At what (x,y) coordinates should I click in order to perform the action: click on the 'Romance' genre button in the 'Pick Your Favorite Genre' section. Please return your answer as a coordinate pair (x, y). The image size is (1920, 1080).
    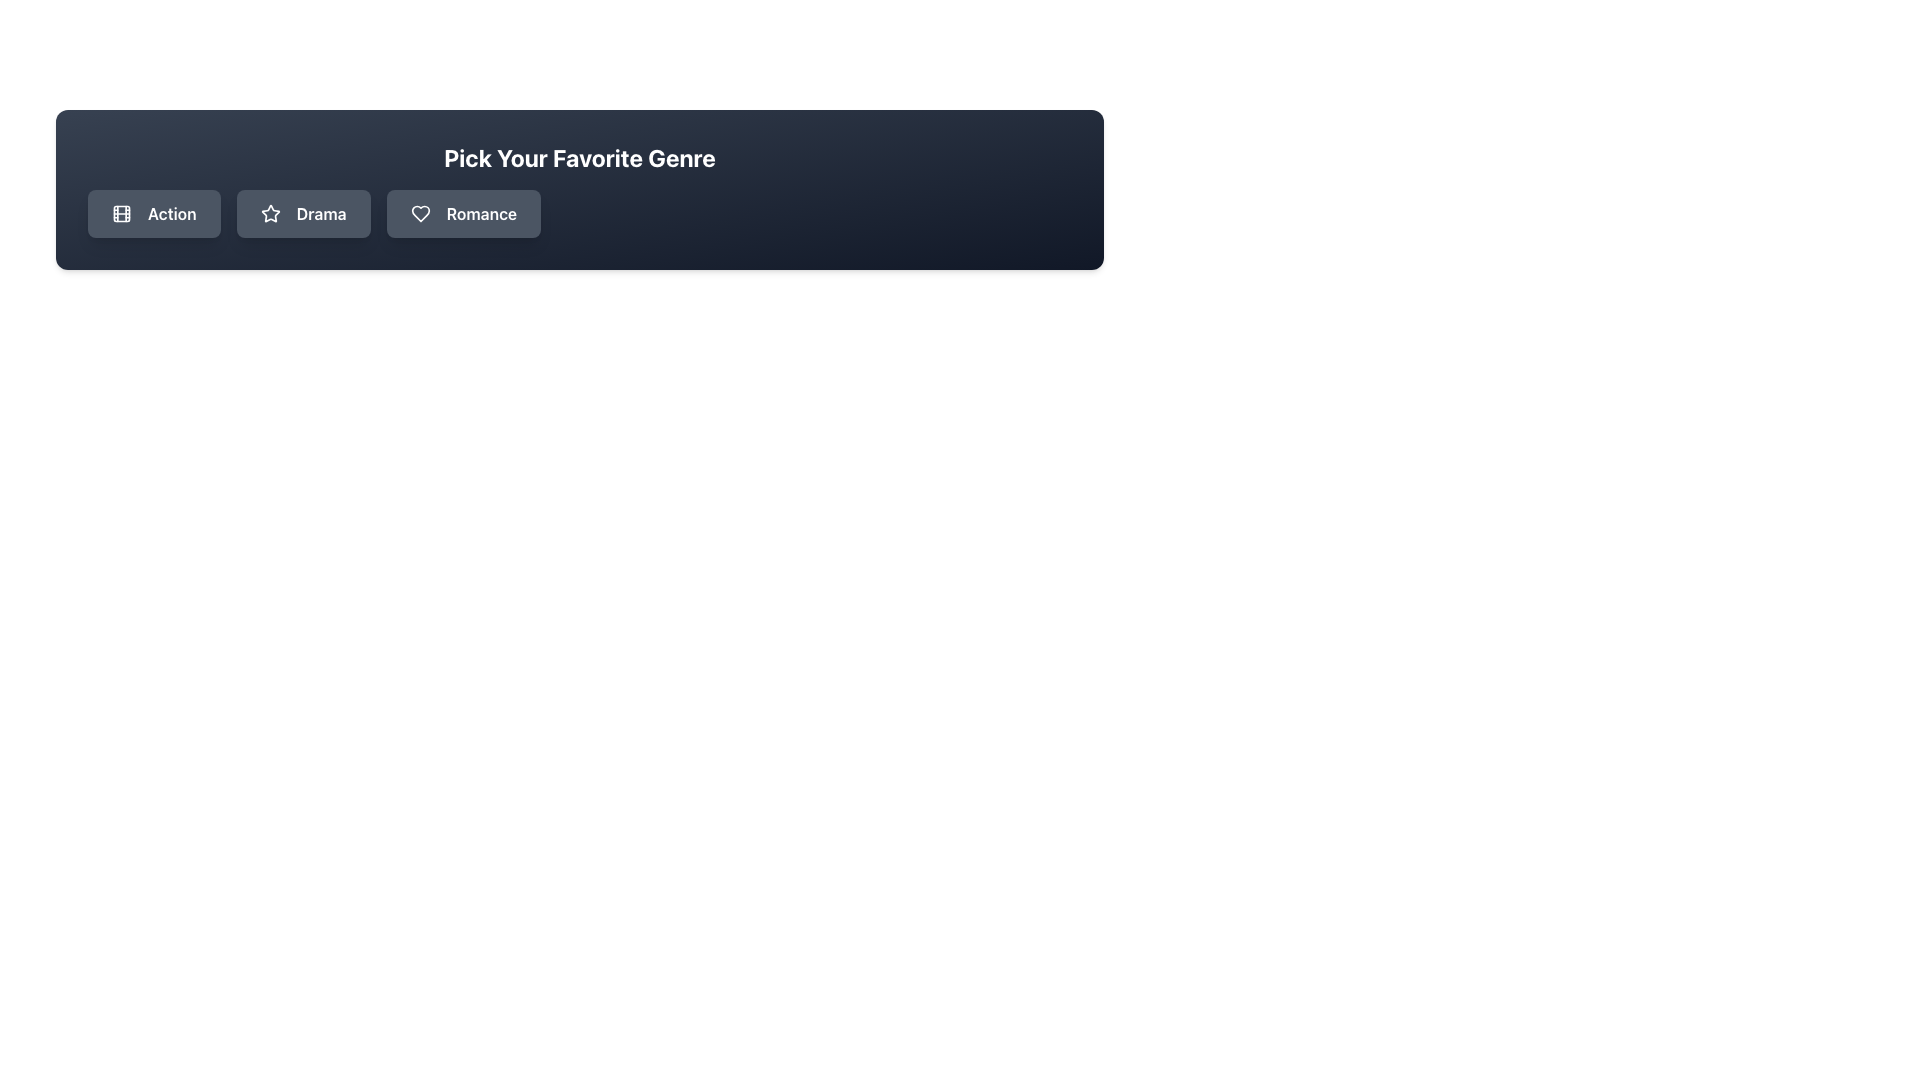
    Looking at the image, I should click on (462, 213).